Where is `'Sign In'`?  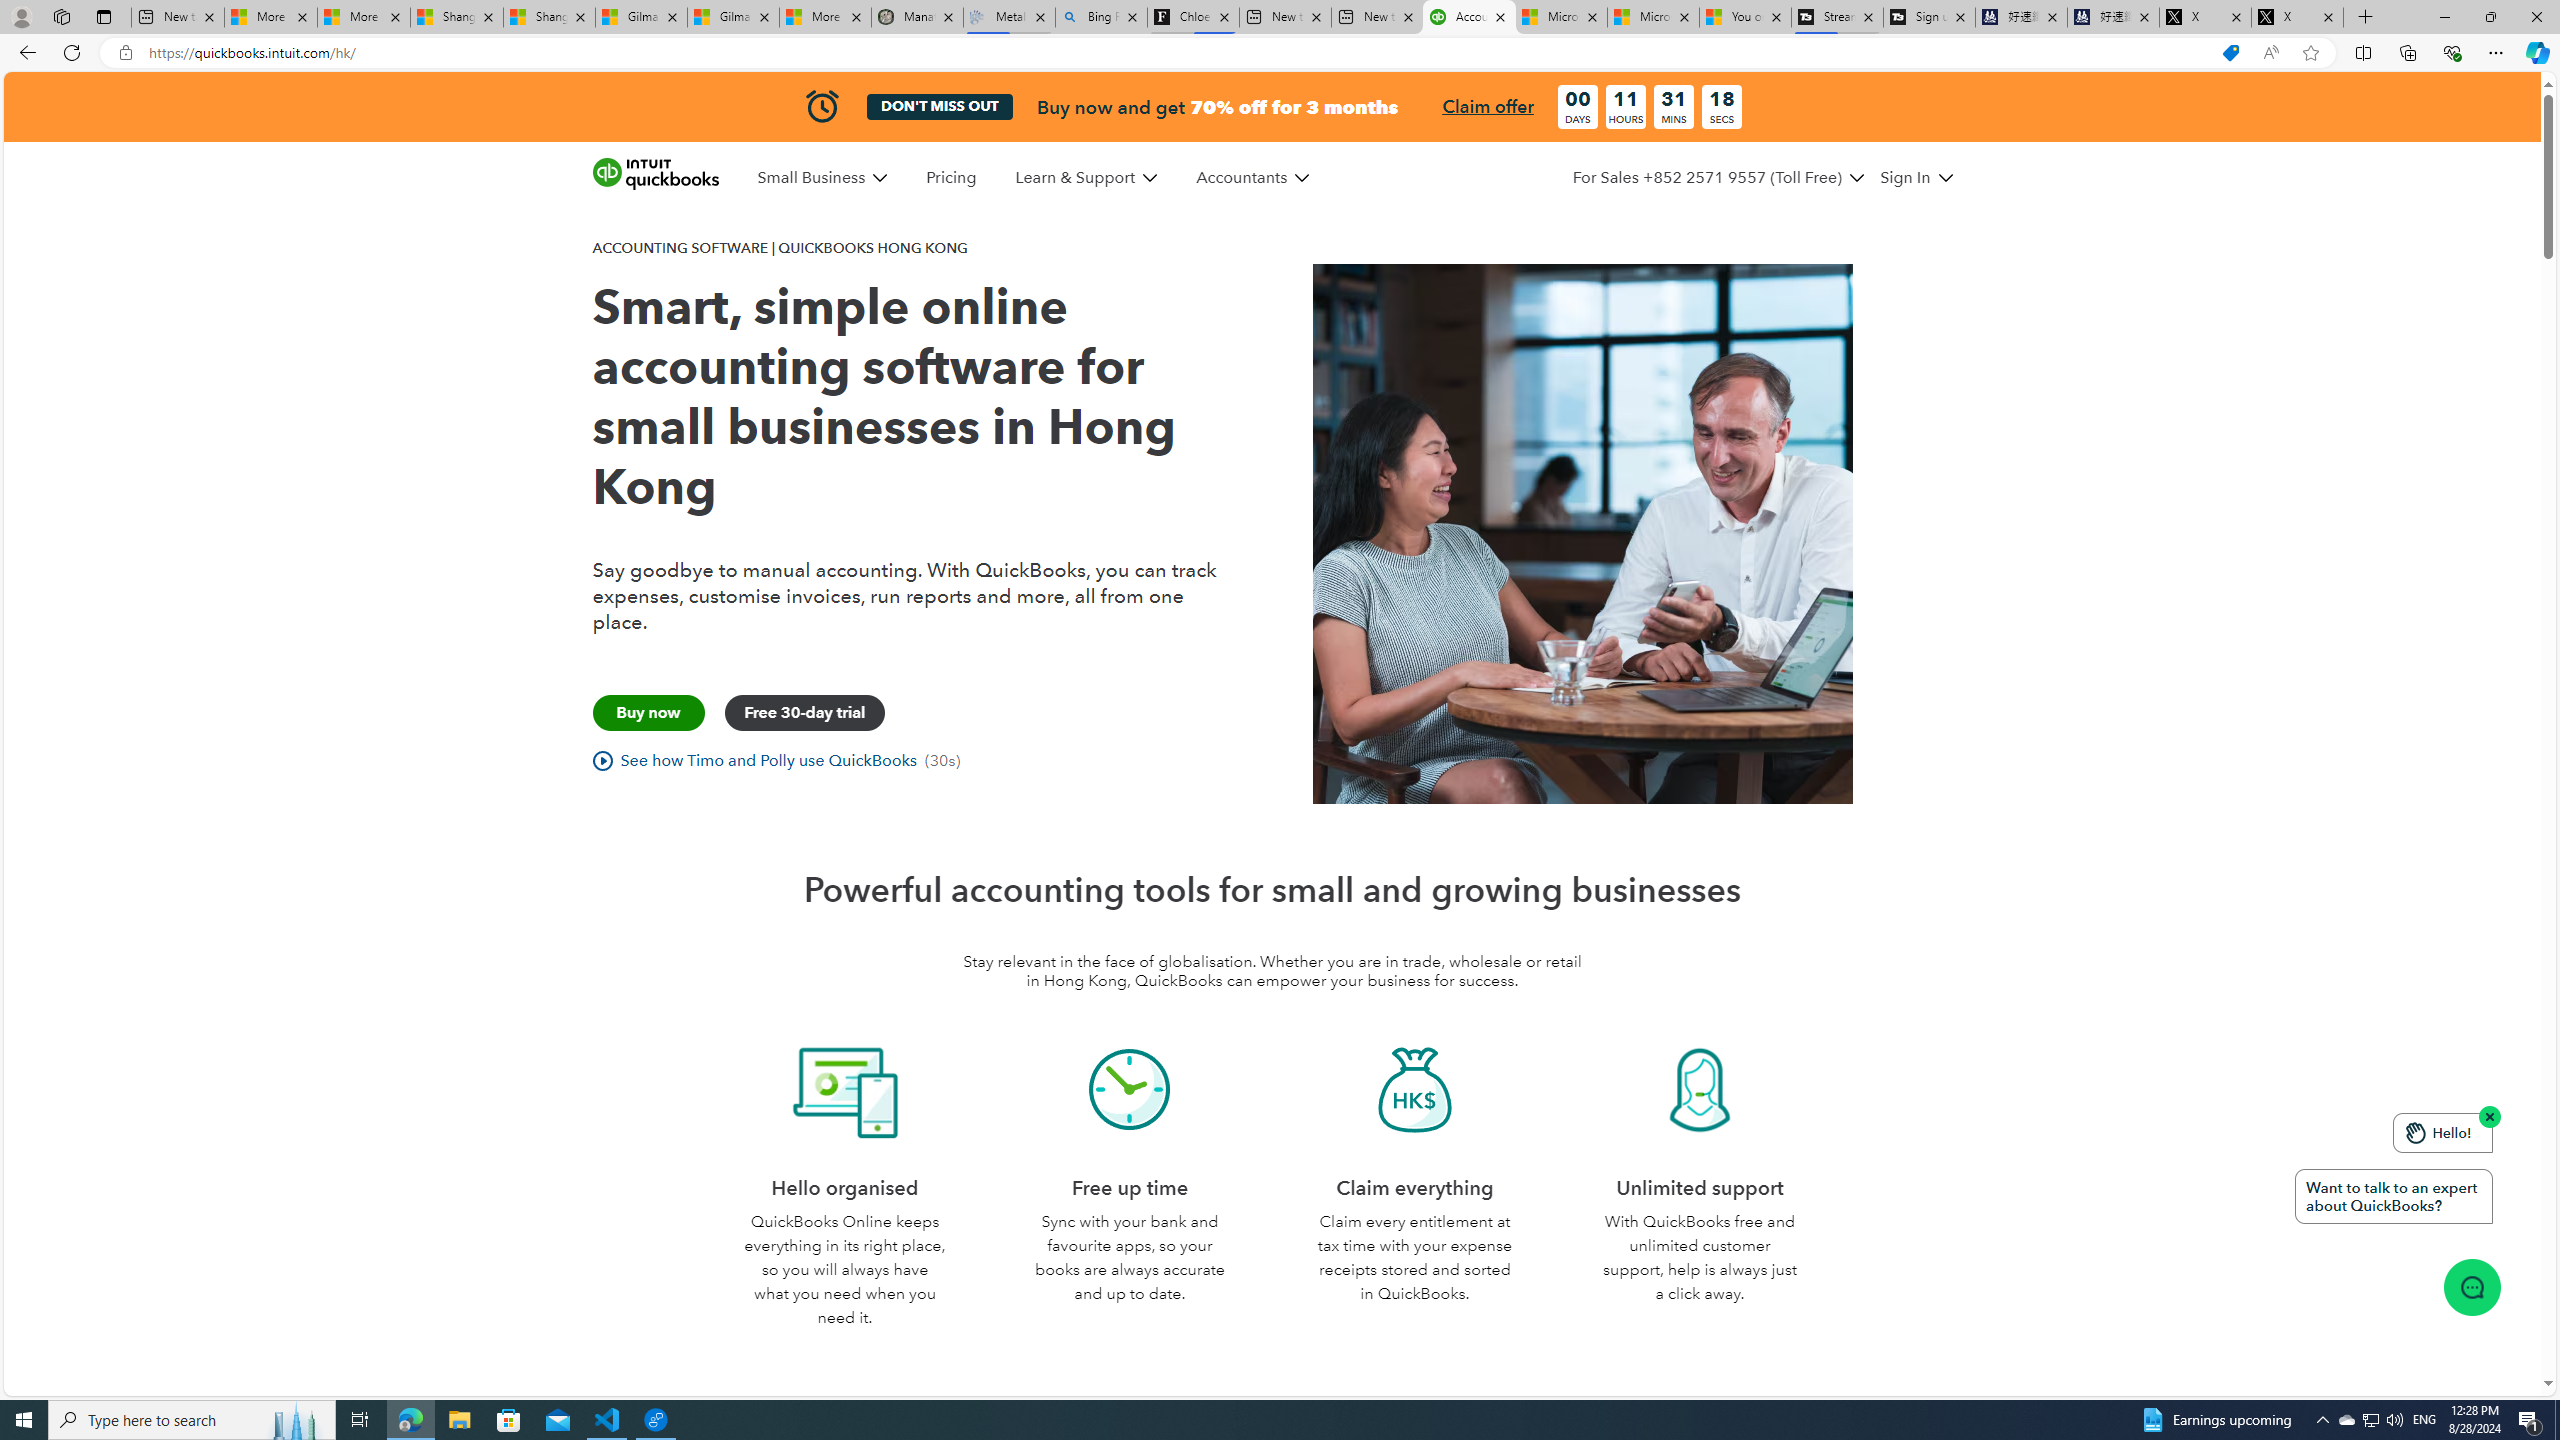
'Sign In' is located at coordinates (1915, 177).